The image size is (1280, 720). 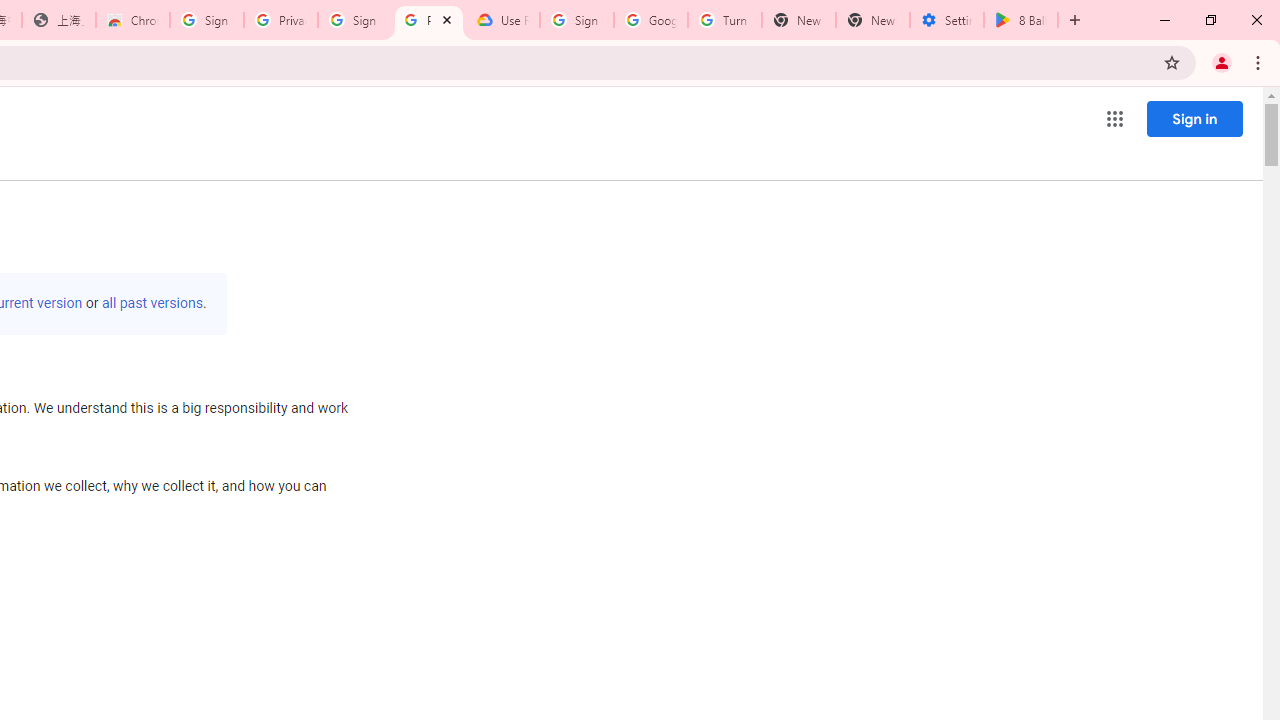 What do you see at coordinates (651, 20) in the screenshot?
I see `'Google Account Help'` at bounding box center [651, 20].